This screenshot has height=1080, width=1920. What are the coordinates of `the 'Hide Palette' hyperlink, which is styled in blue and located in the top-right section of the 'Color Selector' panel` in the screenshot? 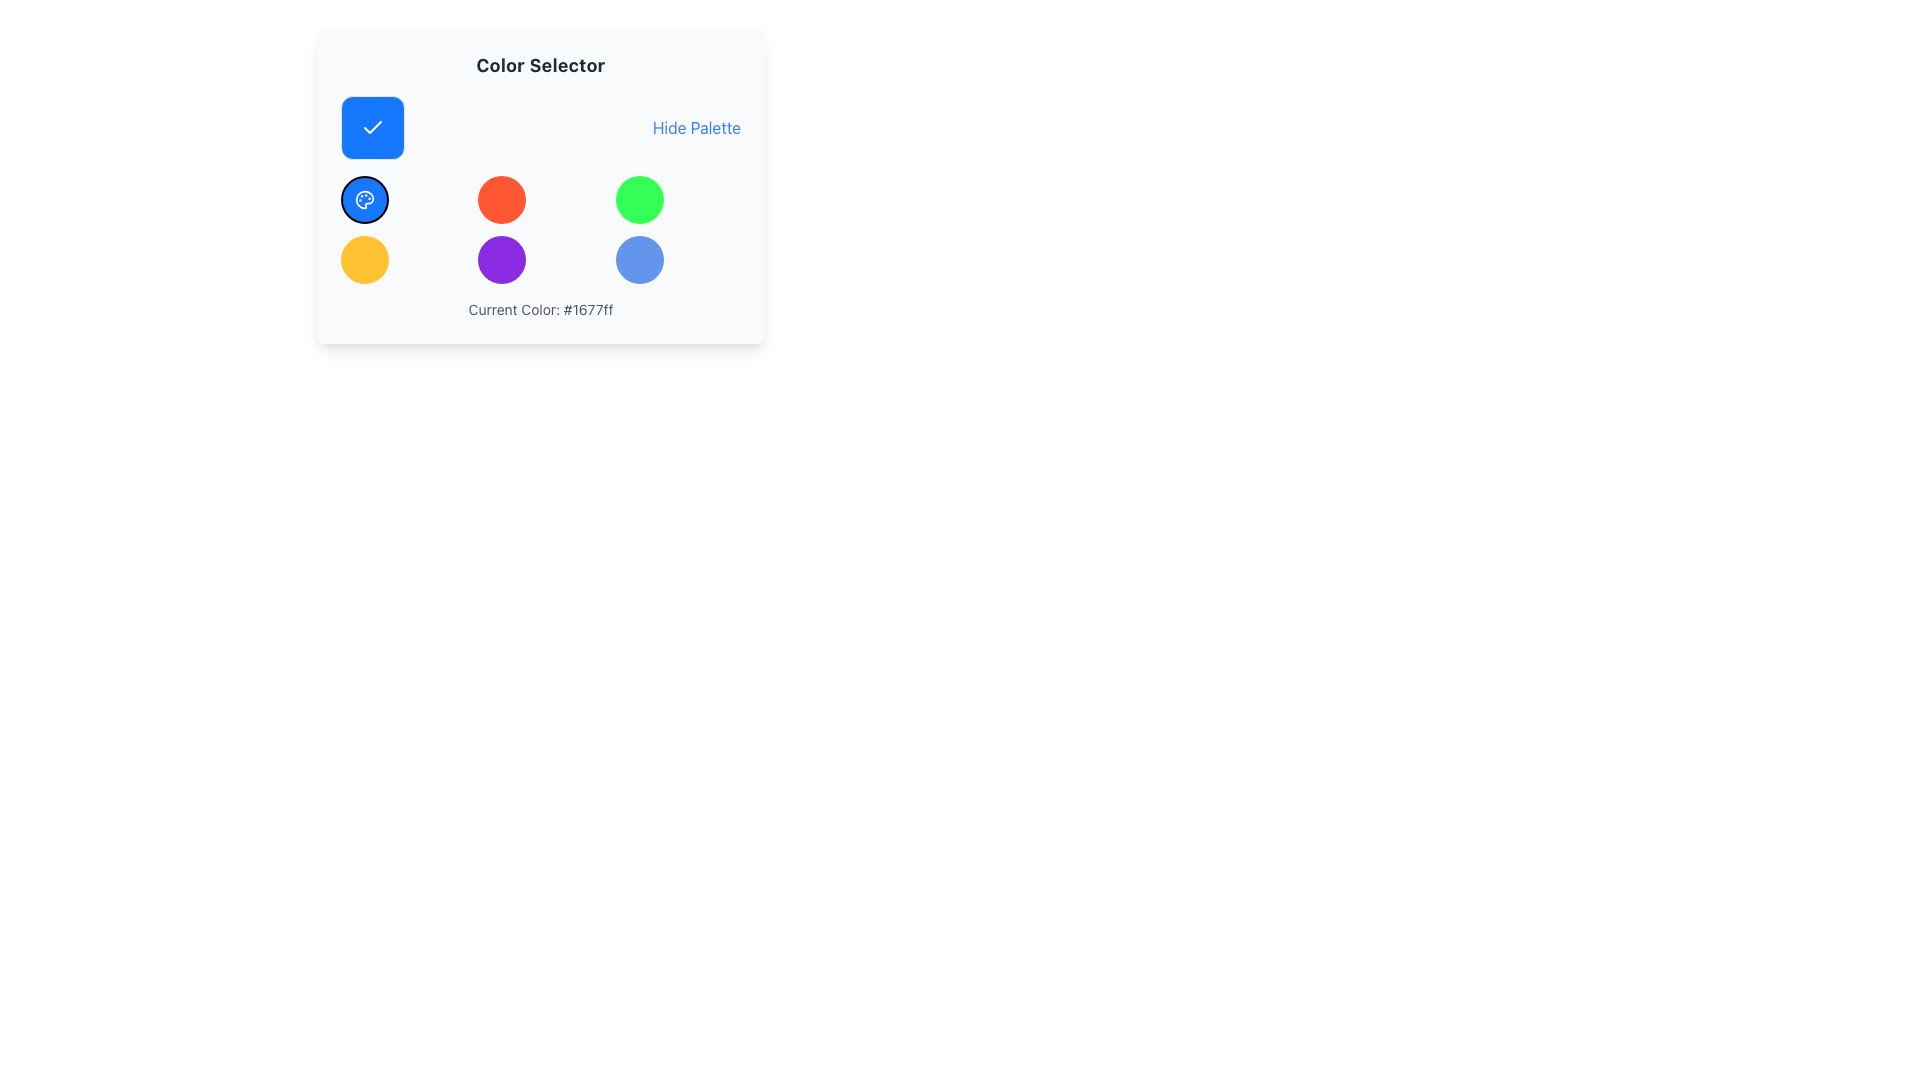 It's located at (696, 127).